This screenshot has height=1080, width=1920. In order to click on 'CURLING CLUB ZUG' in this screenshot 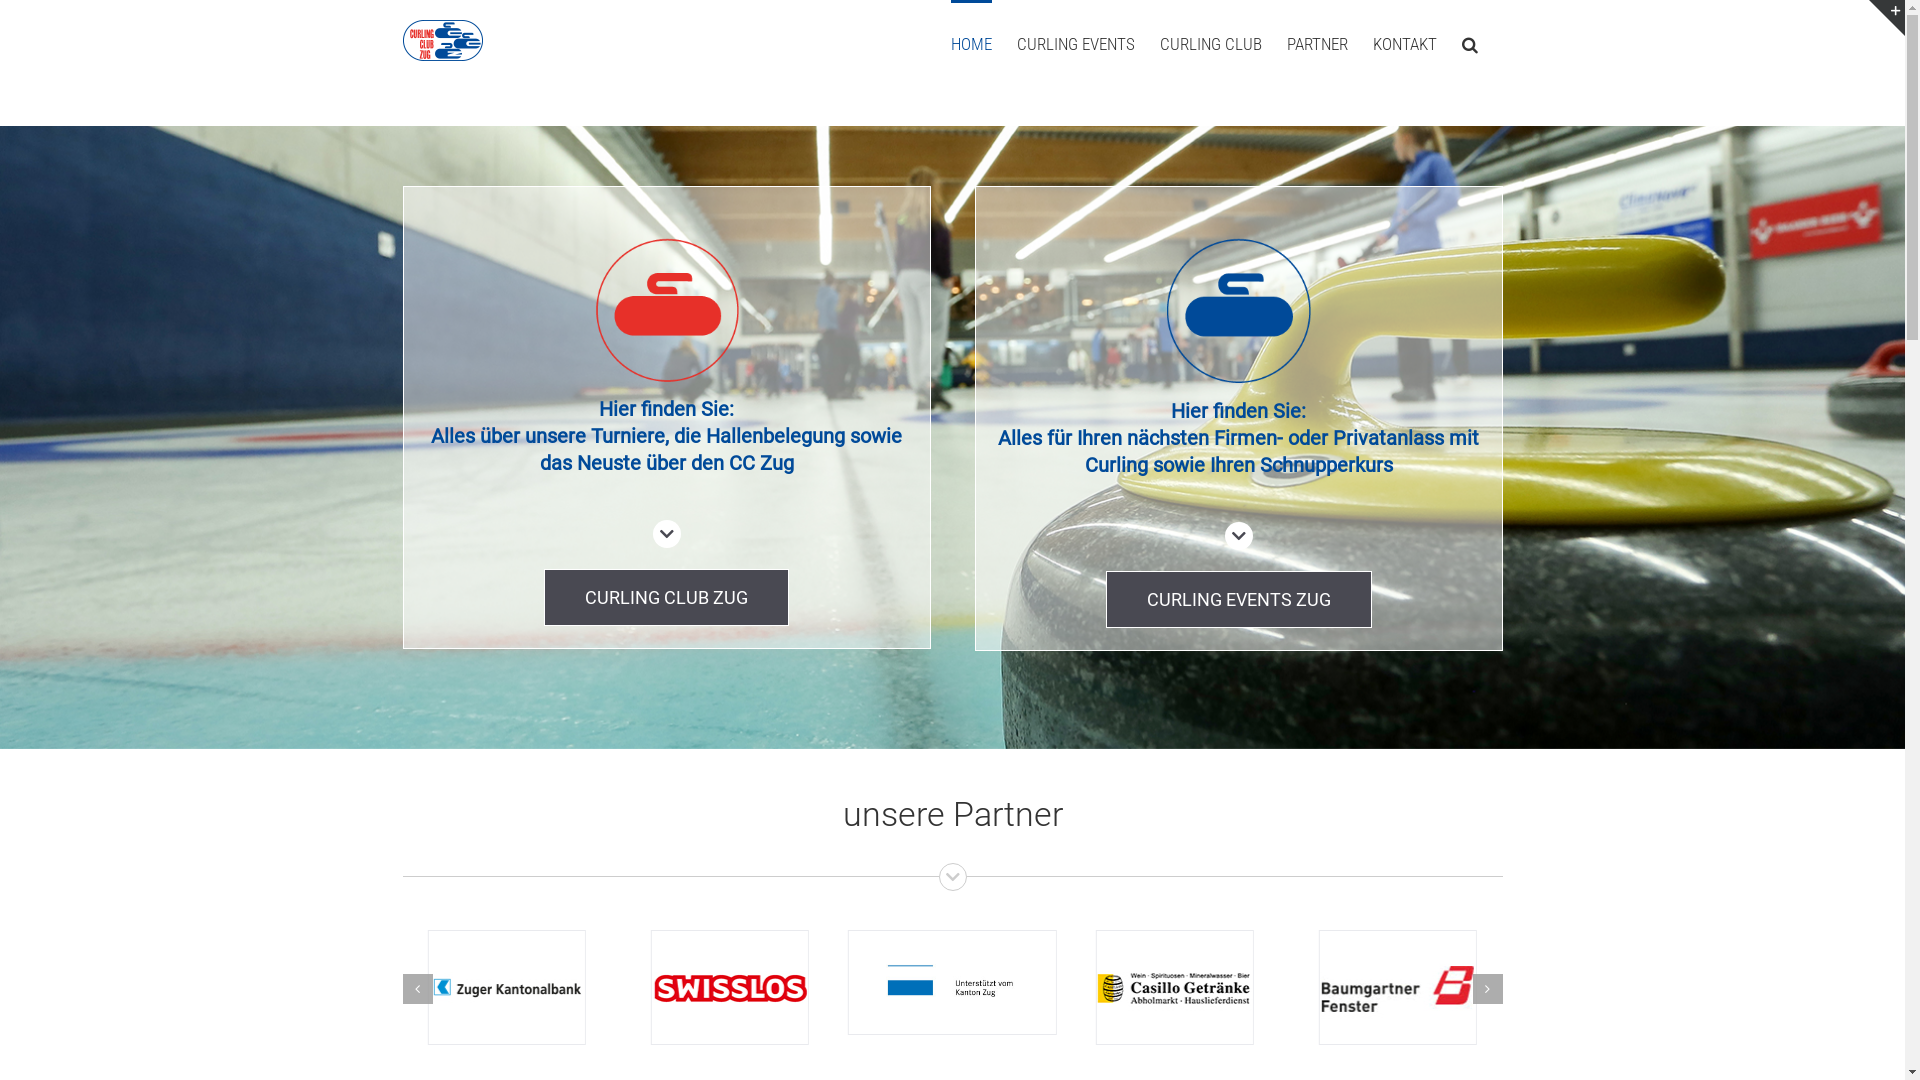, I will do `click(666, 596)`.